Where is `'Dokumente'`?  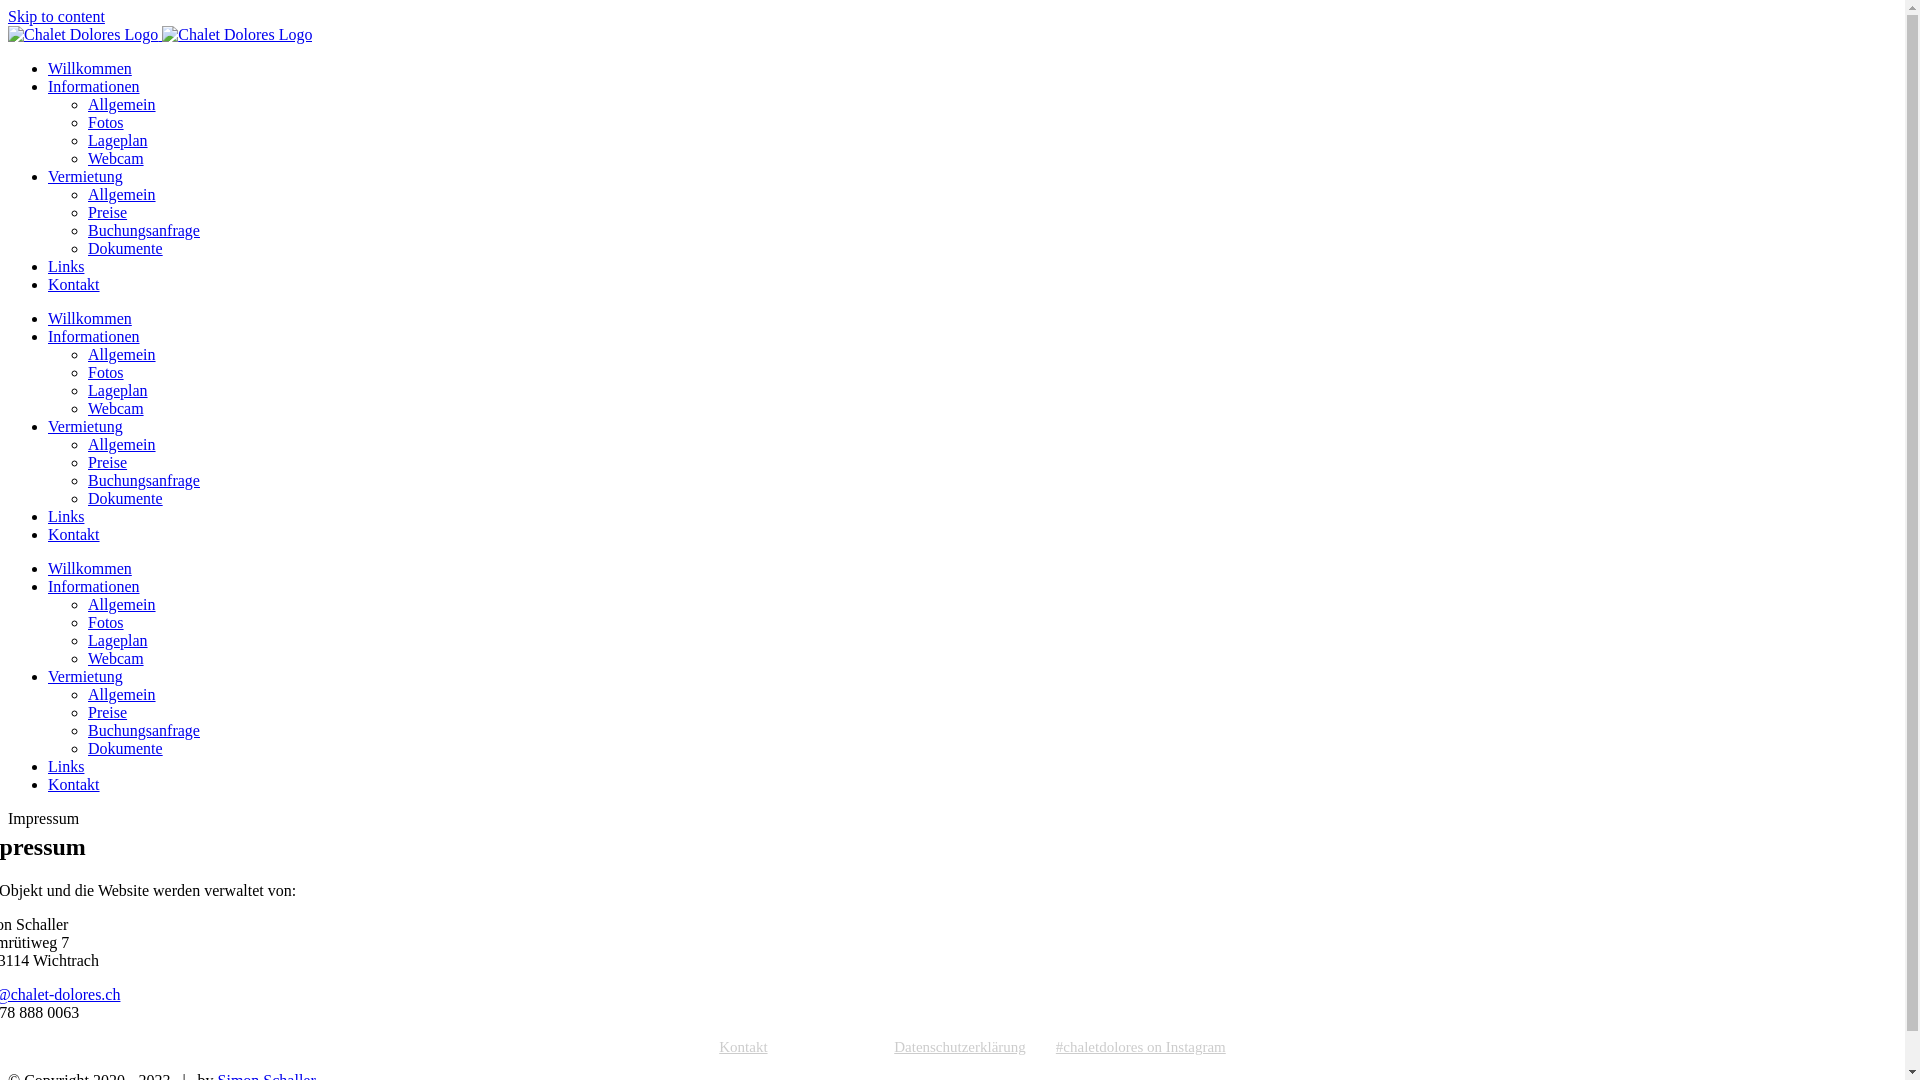
'Dokumente' is located at coordinates (124, 247).